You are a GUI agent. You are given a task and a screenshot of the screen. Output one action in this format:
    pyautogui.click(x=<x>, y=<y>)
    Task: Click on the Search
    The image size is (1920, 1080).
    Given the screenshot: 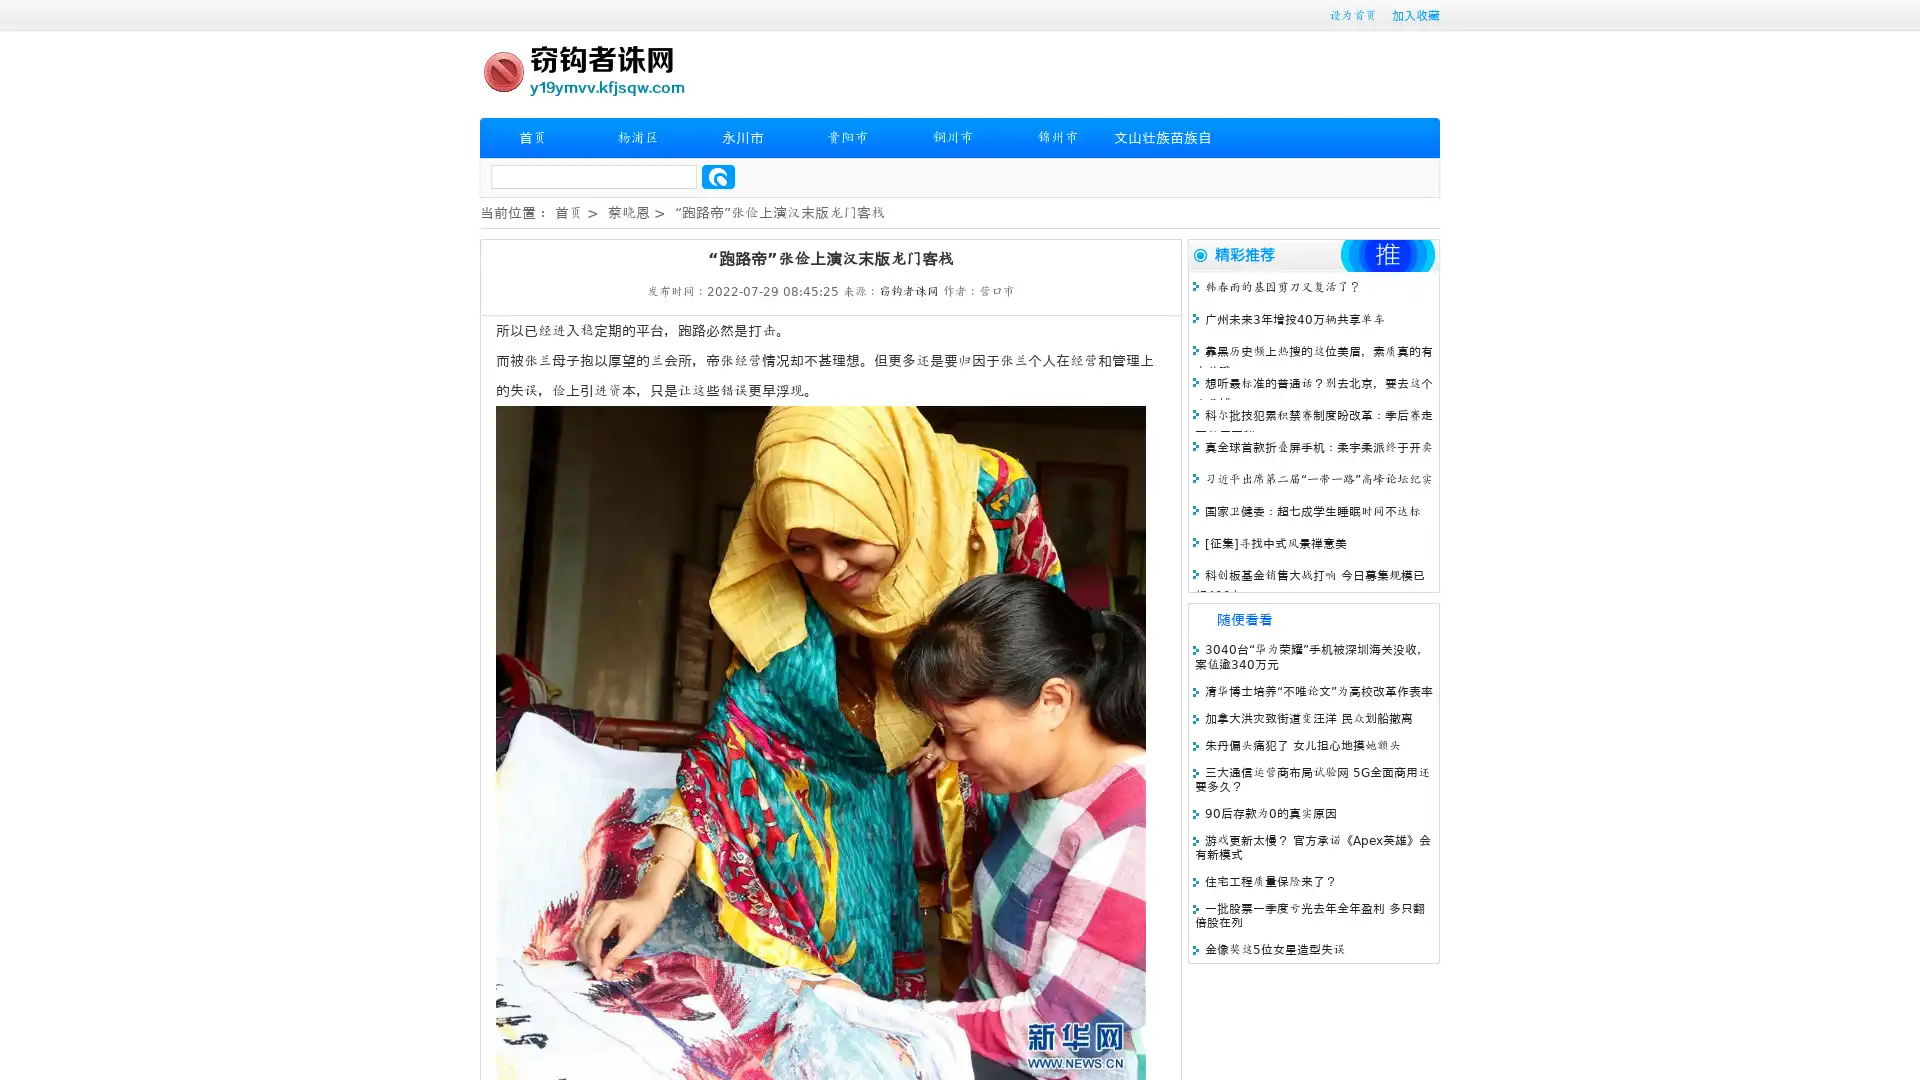 What is the action you would take?
    pyautogui.click(x=718, y=176)
    